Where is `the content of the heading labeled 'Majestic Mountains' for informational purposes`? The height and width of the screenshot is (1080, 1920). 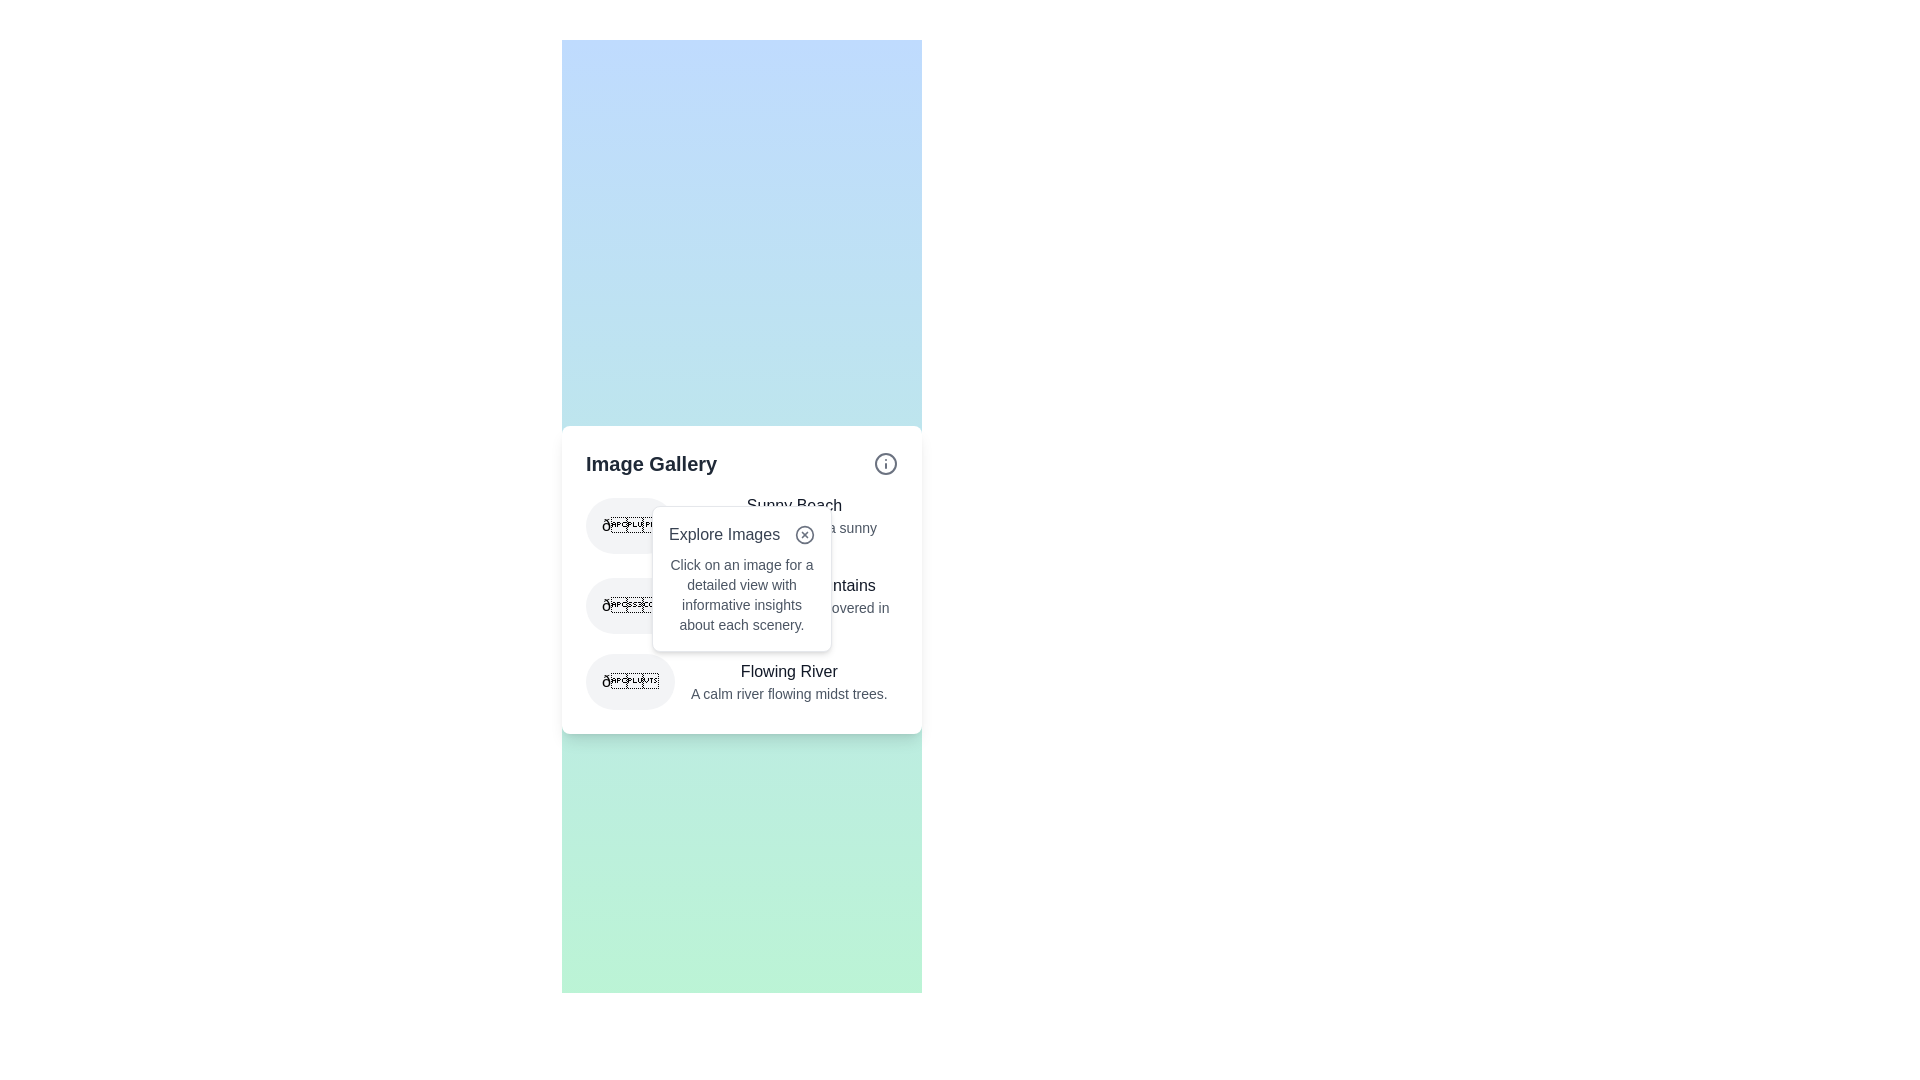
the content of the heading labeled 'Majestic Mountains' for informational purposes is located at coordinates (807, 585).